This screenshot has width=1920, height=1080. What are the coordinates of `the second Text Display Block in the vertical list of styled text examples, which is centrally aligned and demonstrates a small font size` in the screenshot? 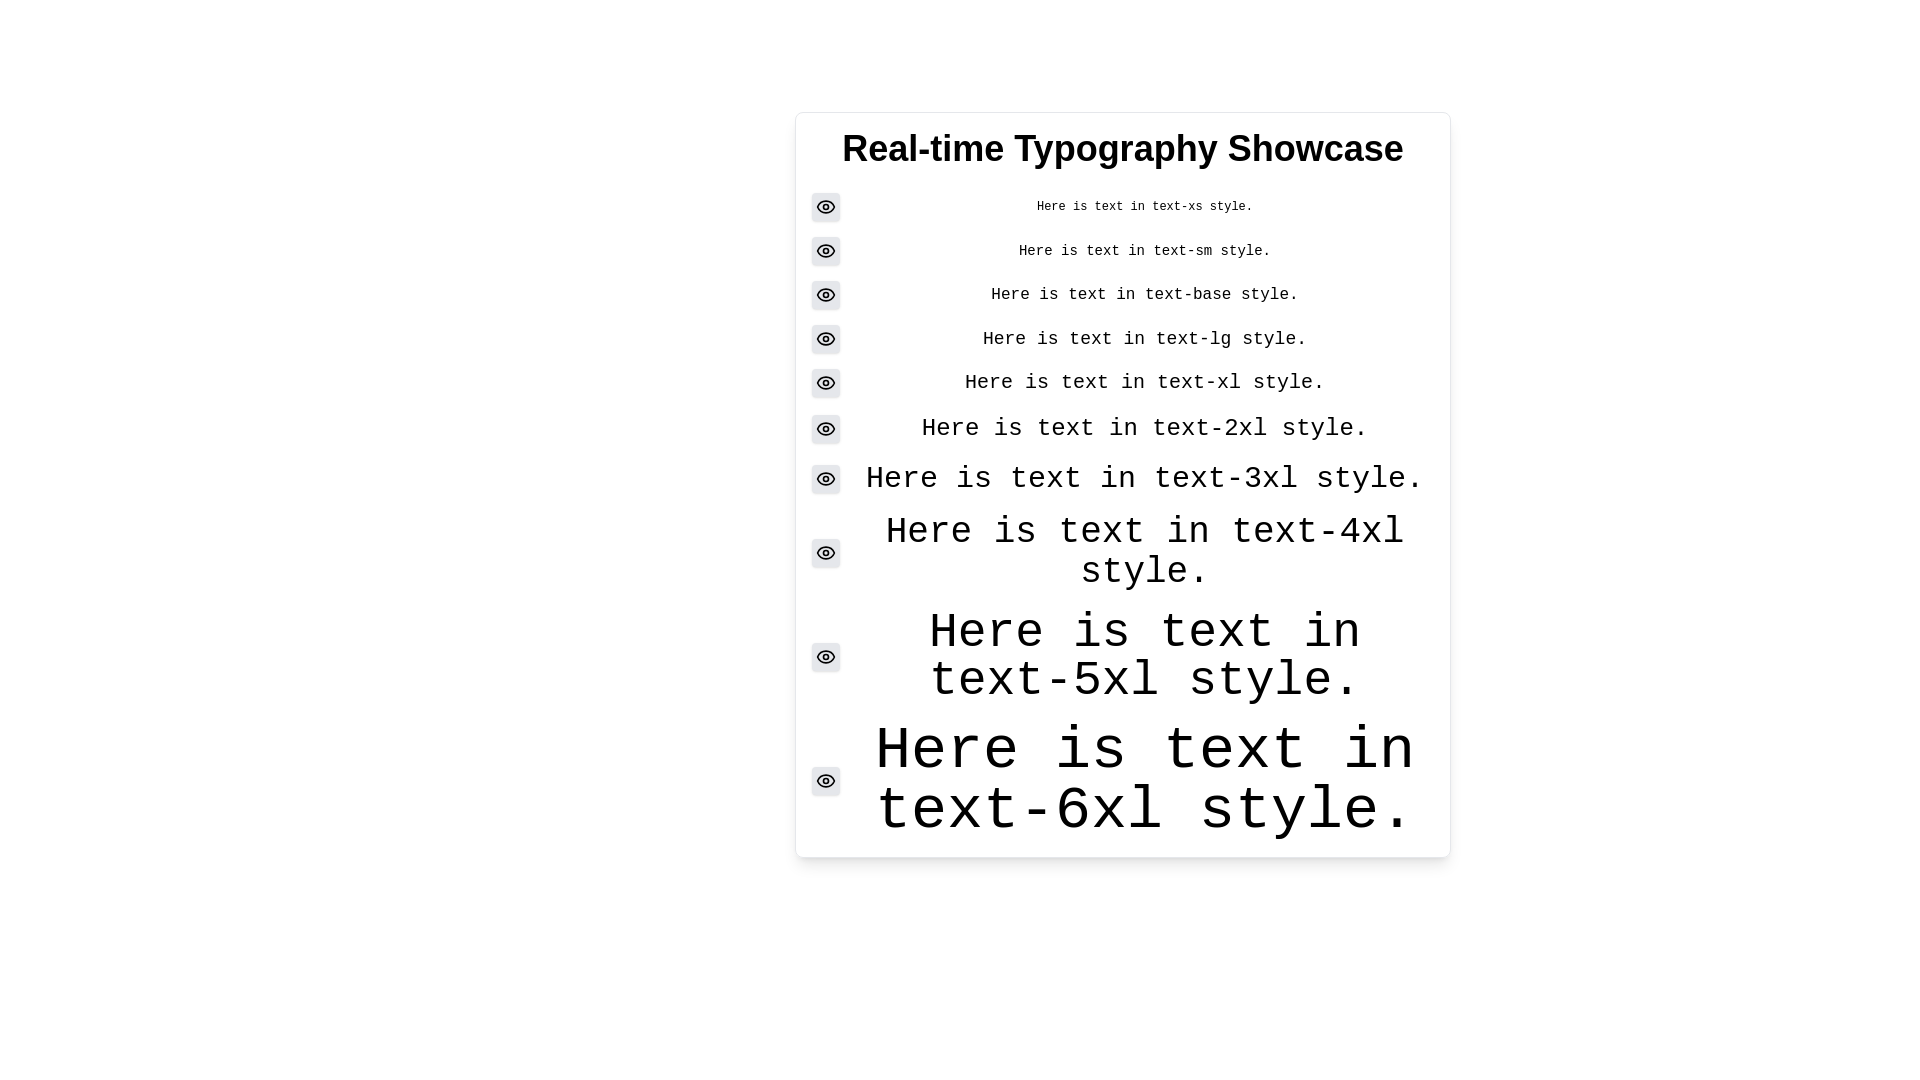 It's located at (1123, 249).